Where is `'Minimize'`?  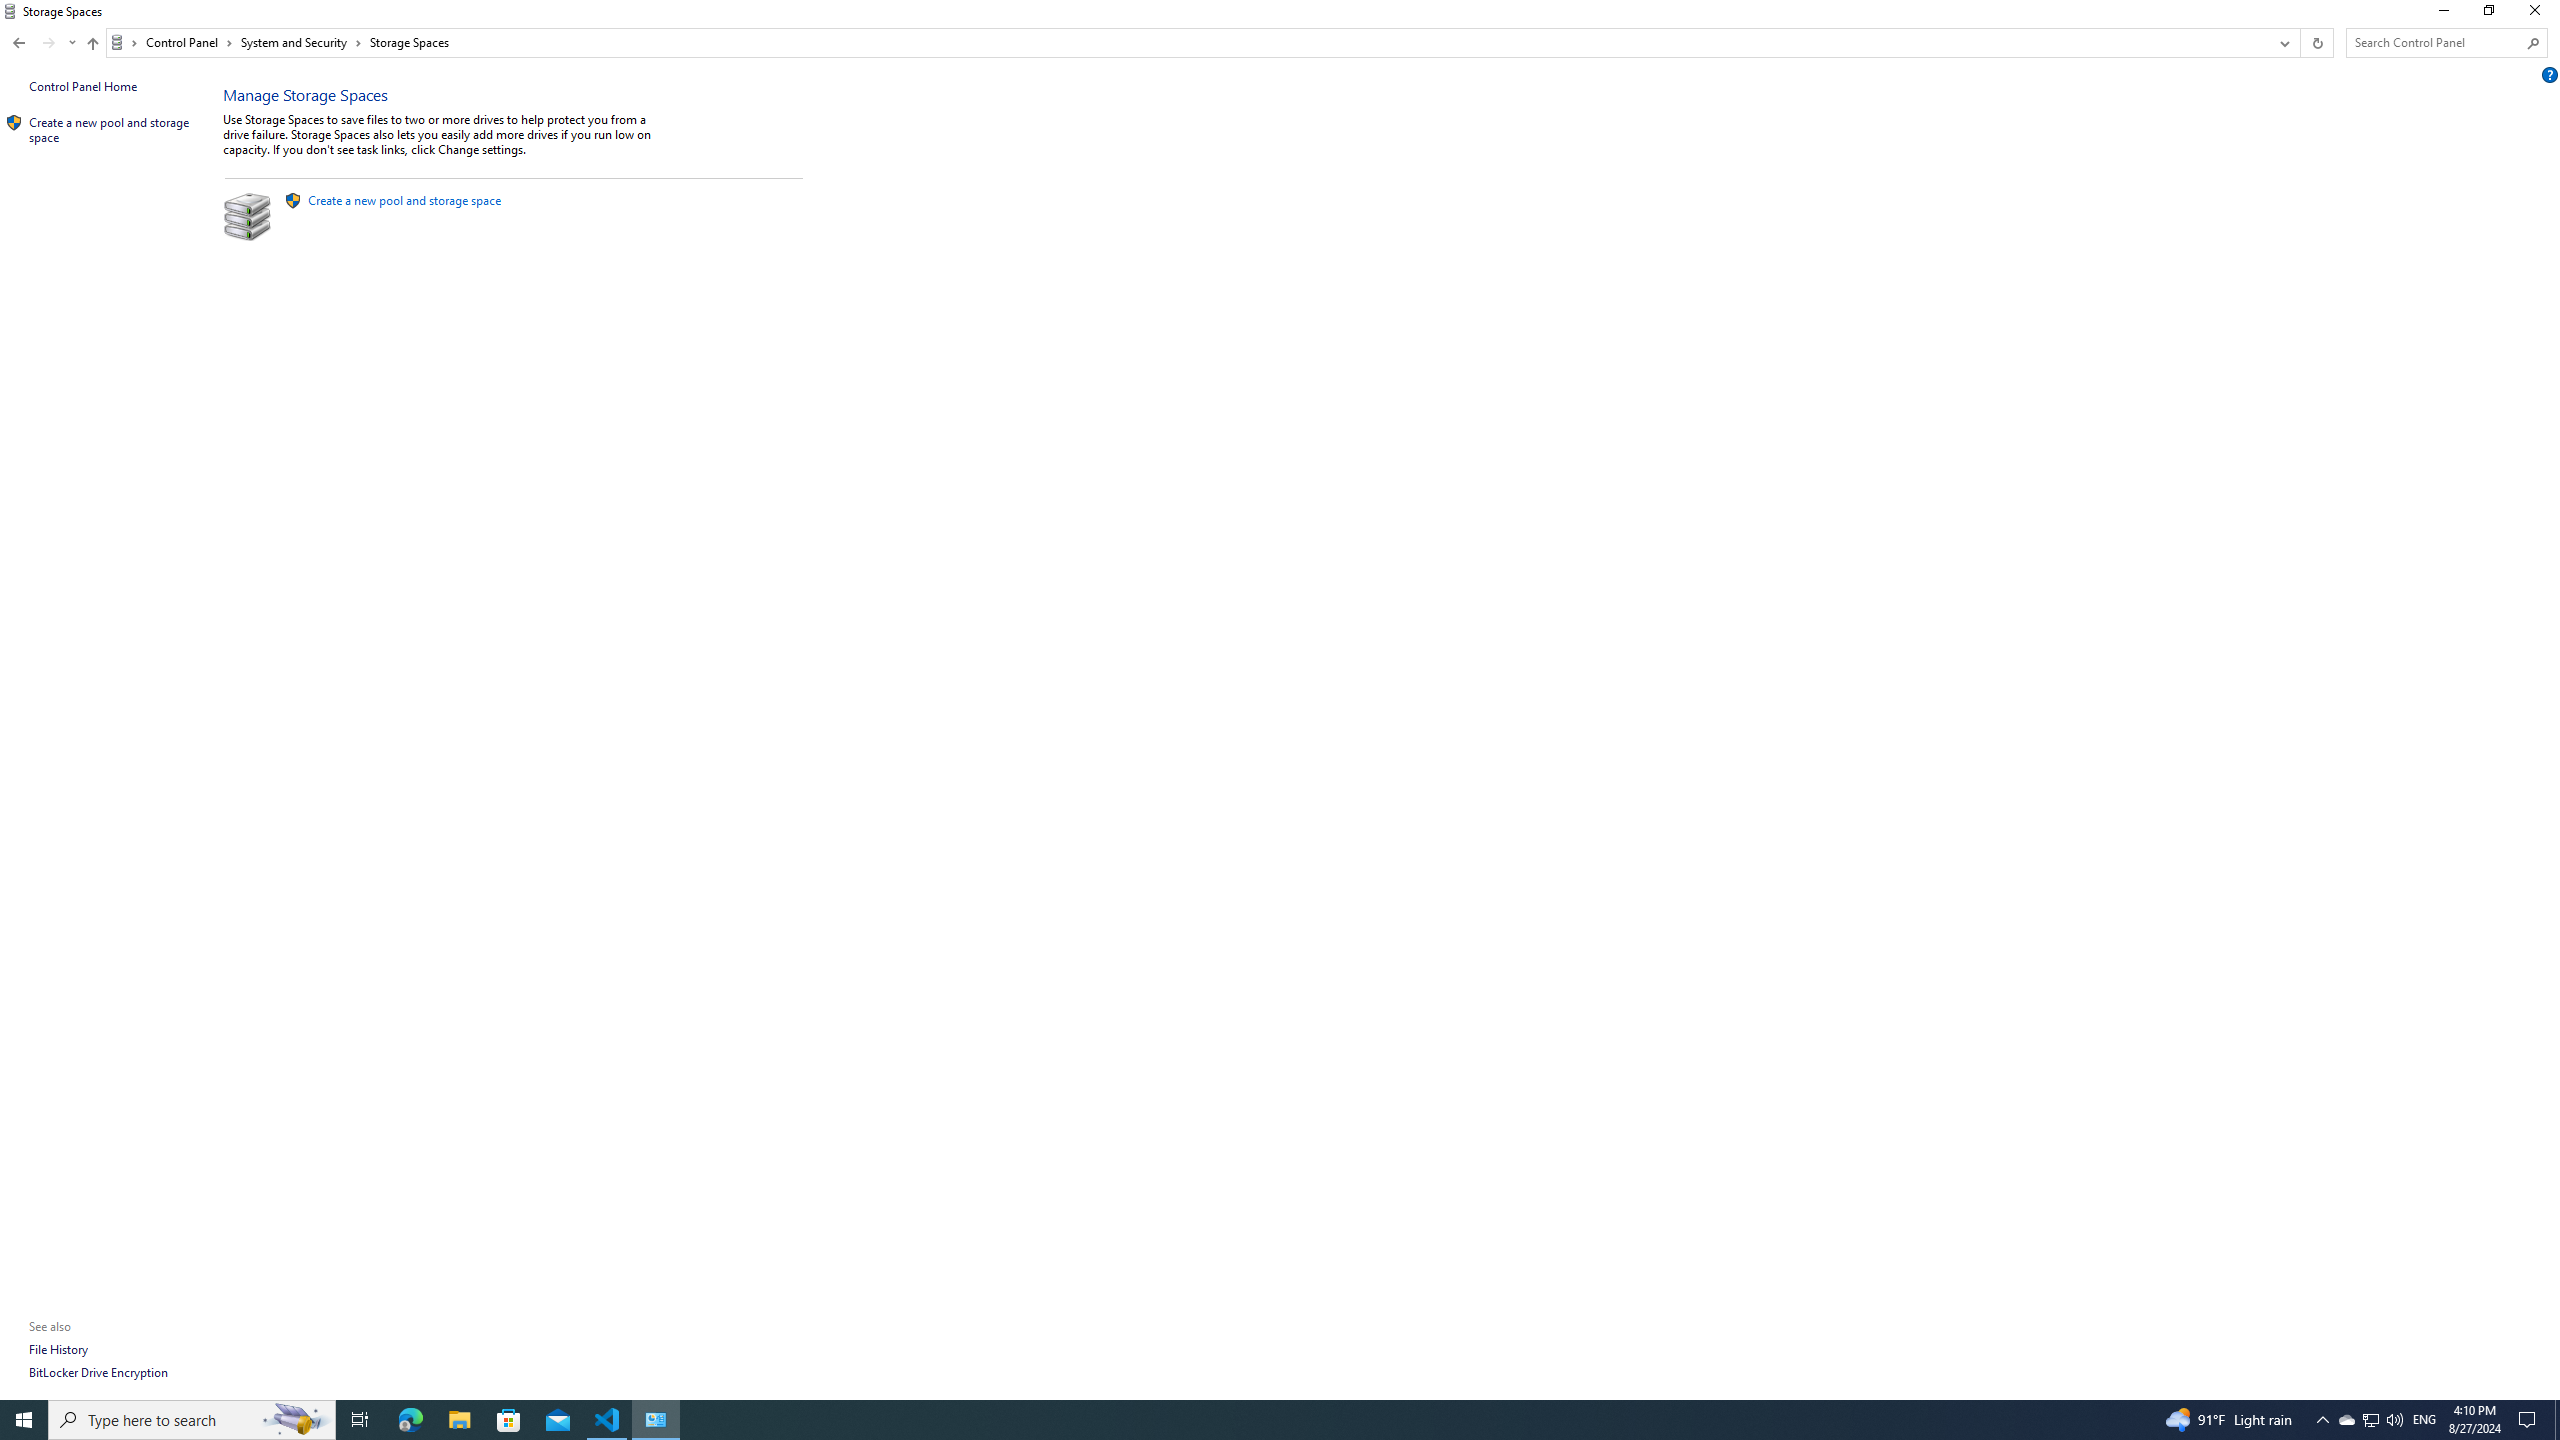 'Minimize' is located at coordinates (2441, 15).